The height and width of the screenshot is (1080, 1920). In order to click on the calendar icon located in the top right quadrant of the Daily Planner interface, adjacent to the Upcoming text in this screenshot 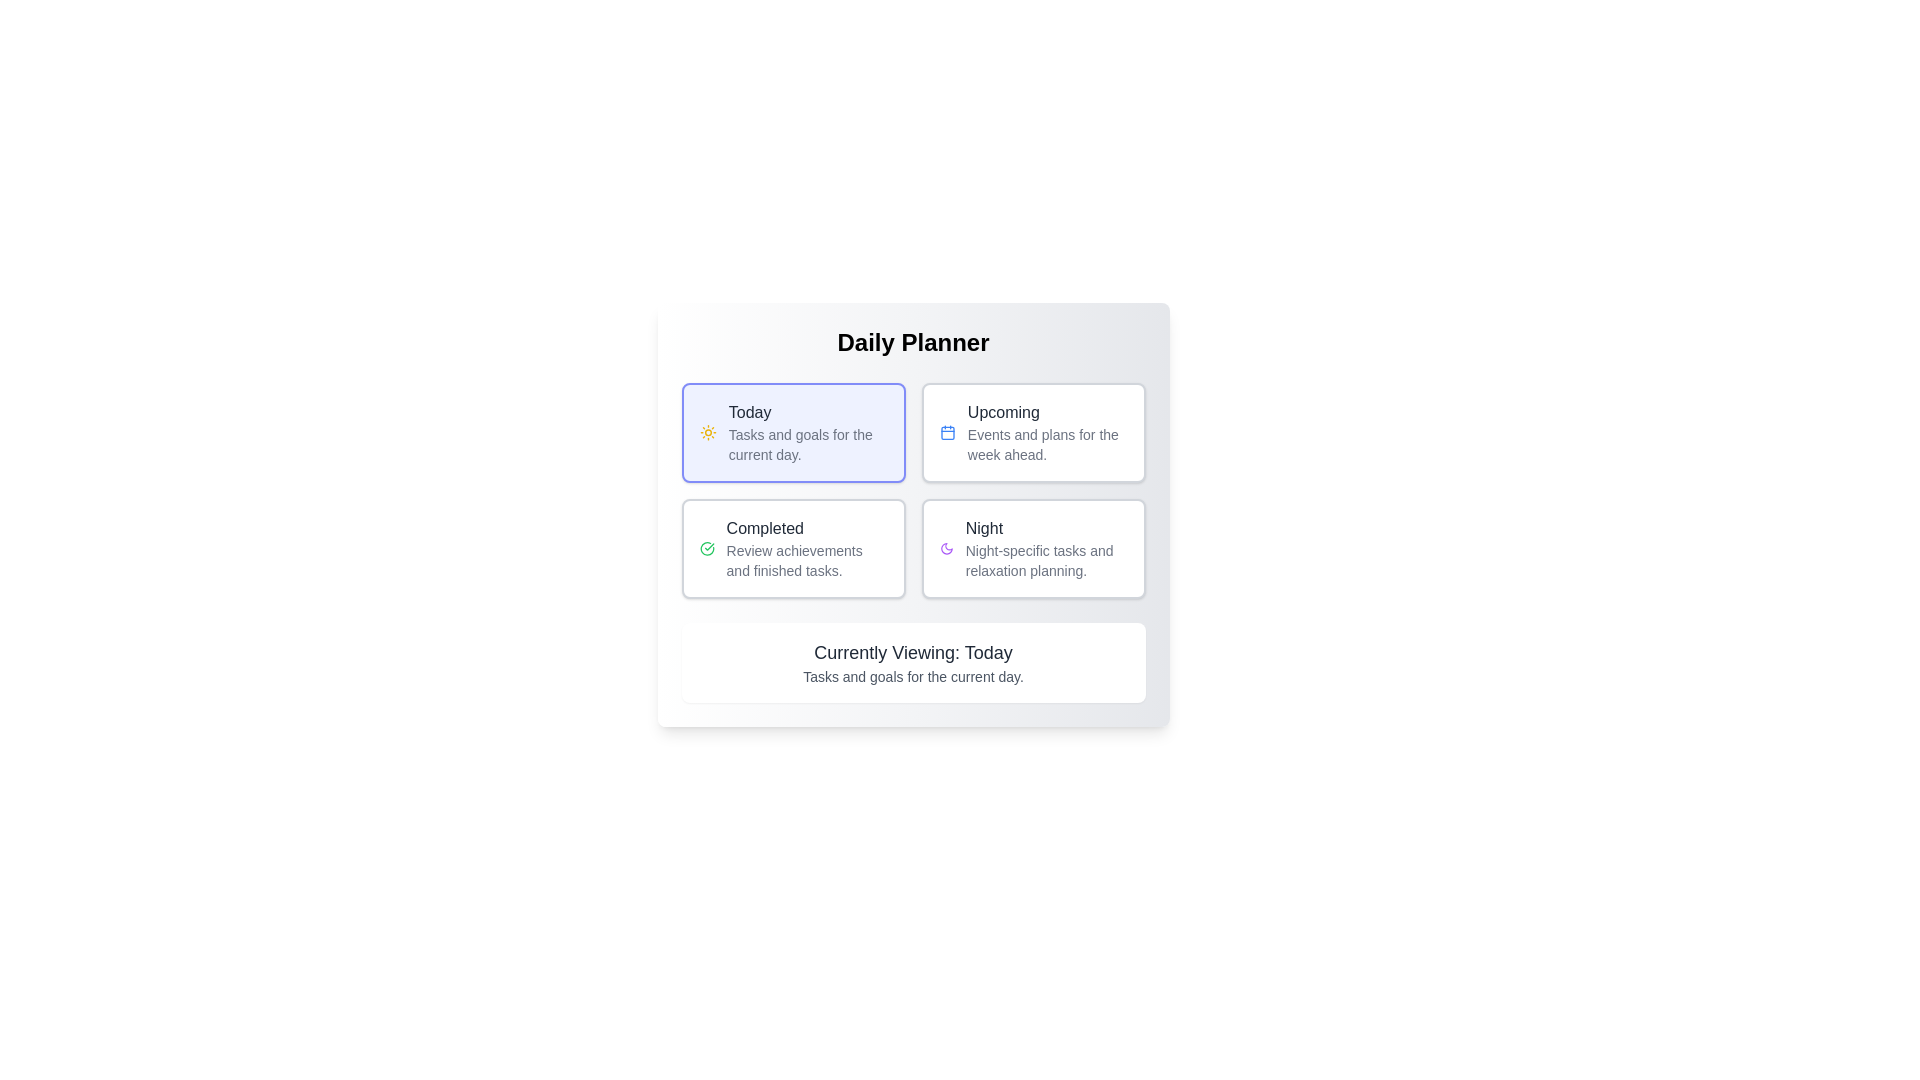, I will do `click(946, 431)`.